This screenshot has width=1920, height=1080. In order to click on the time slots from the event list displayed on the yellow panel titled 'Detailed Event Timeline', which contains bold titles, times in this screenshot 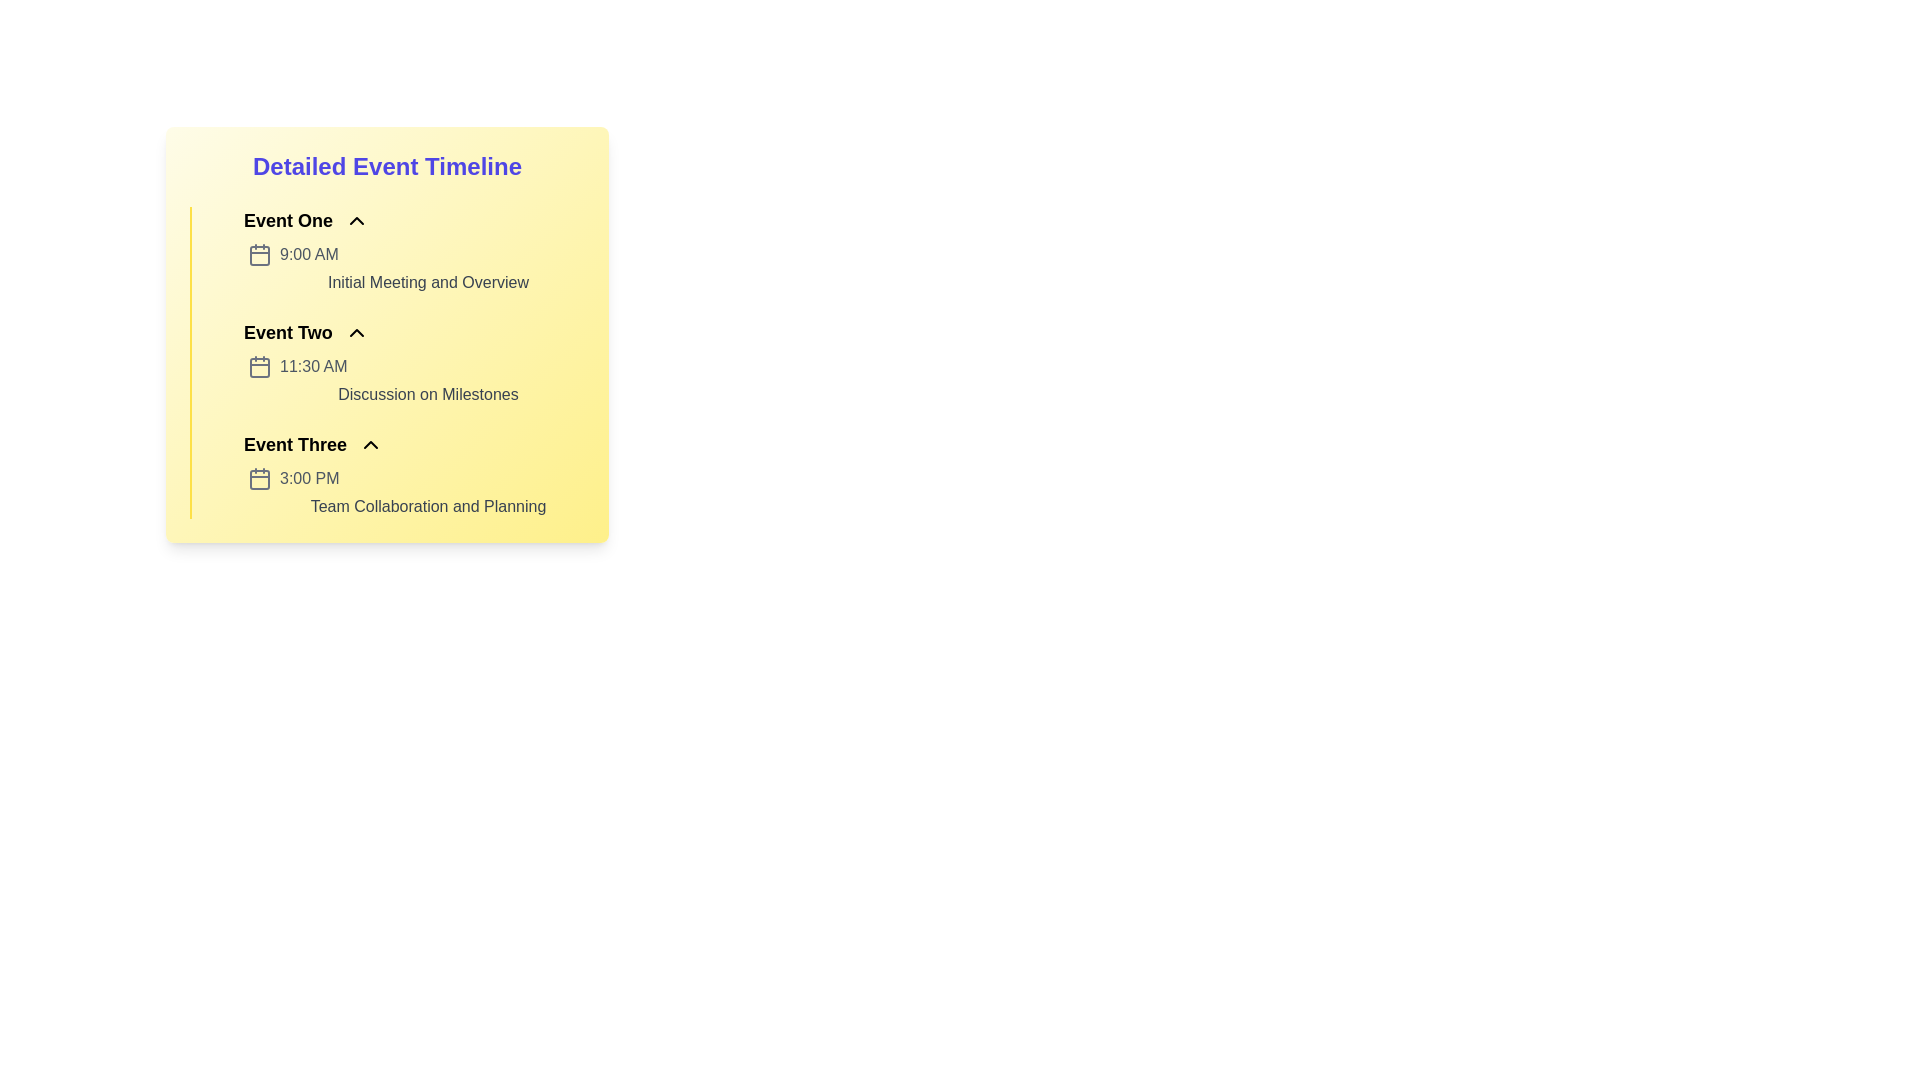, I will do `click(387, 362)`.